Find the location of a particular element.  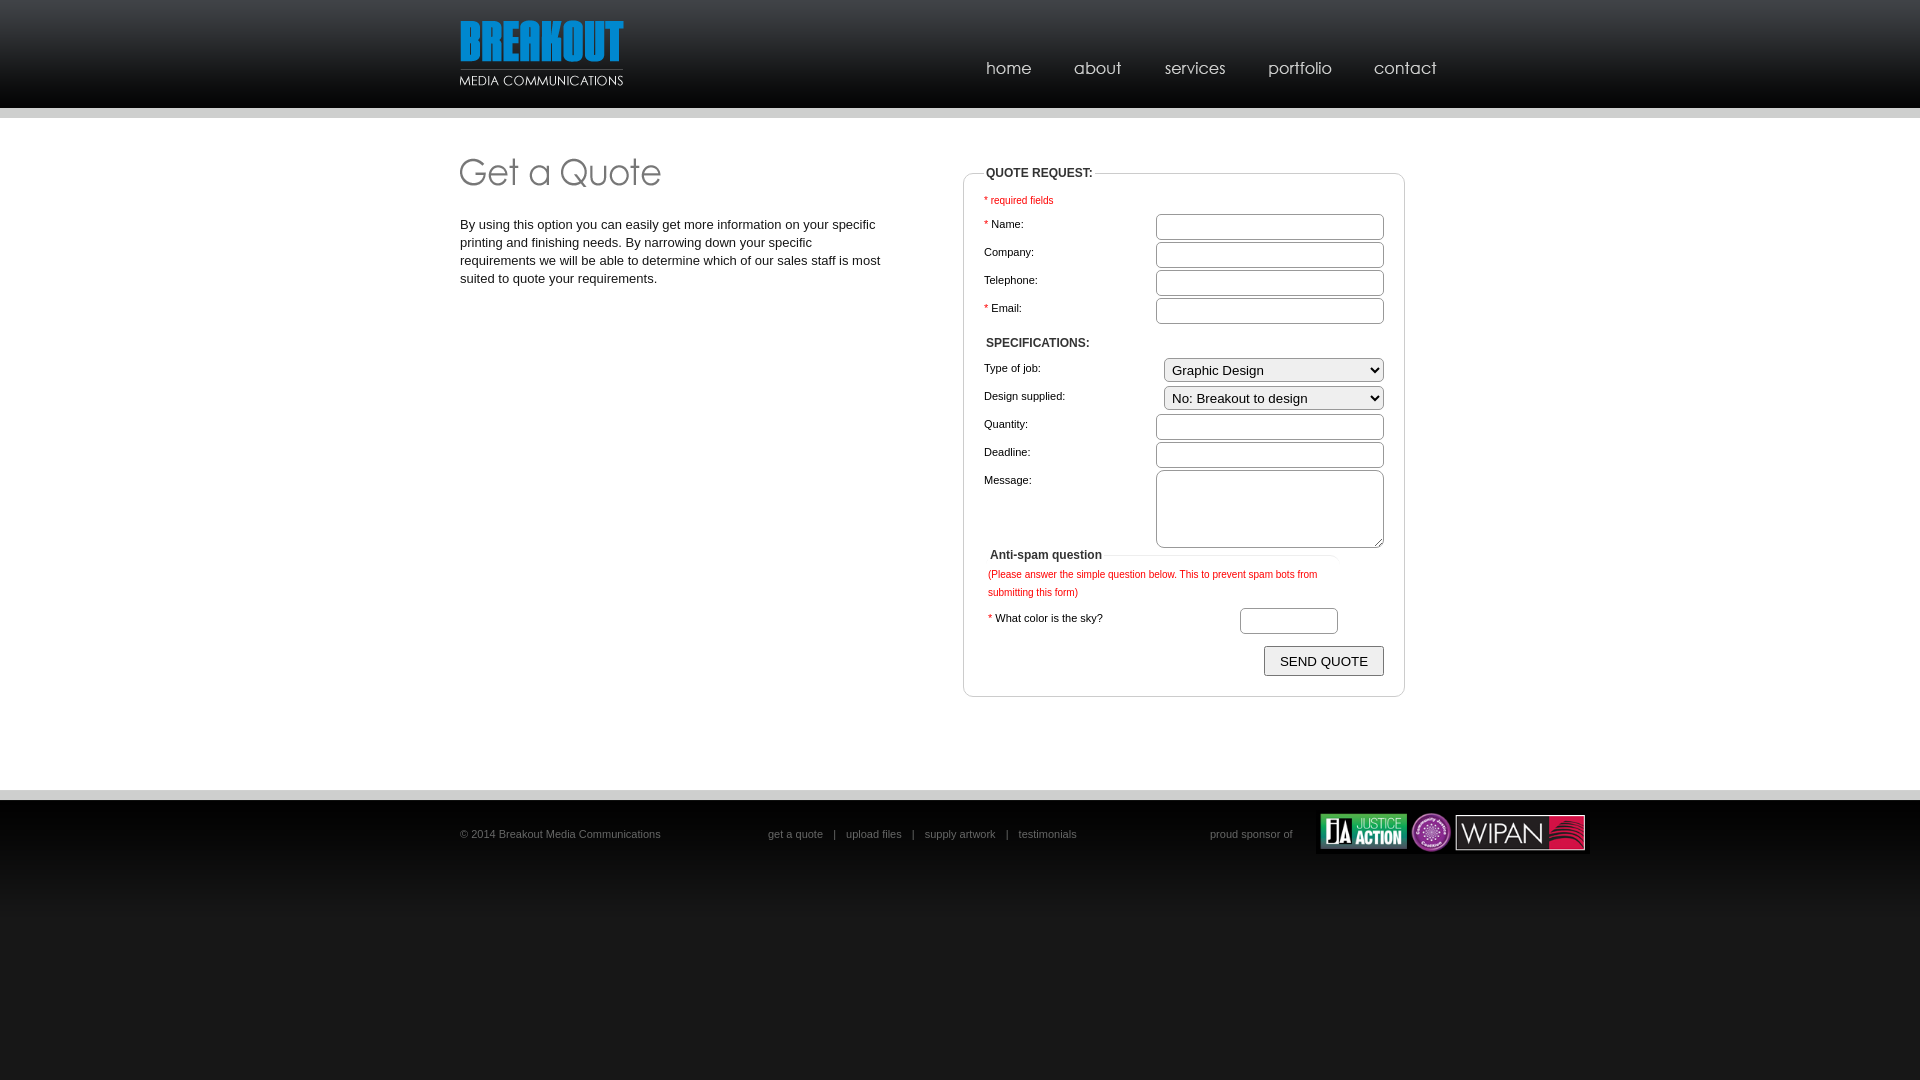

'supply artwork' is located at coordinates (960, 833).